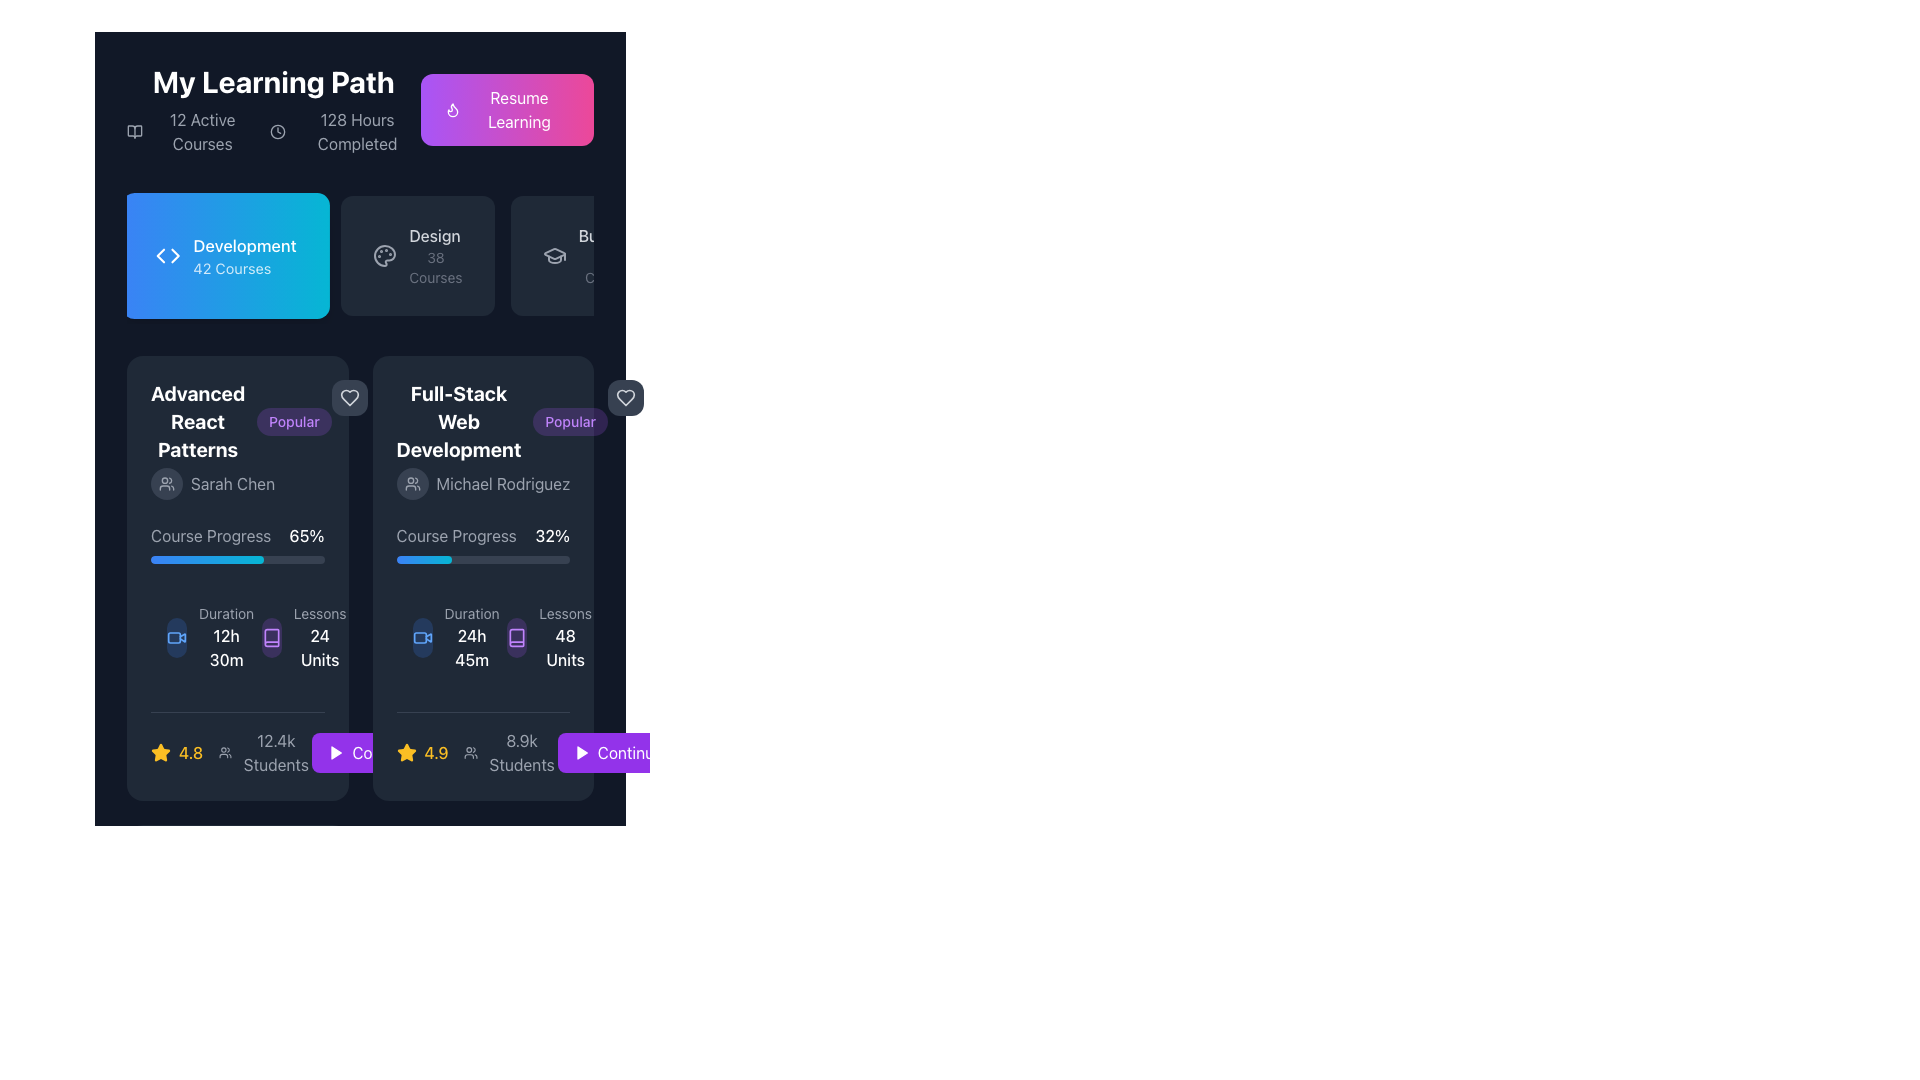  I want to click on the text label displaying 'Lessons' in gray font, located within the 'Full-Stack Web Development' card, above the '48 Units' label, so click(564, 612).